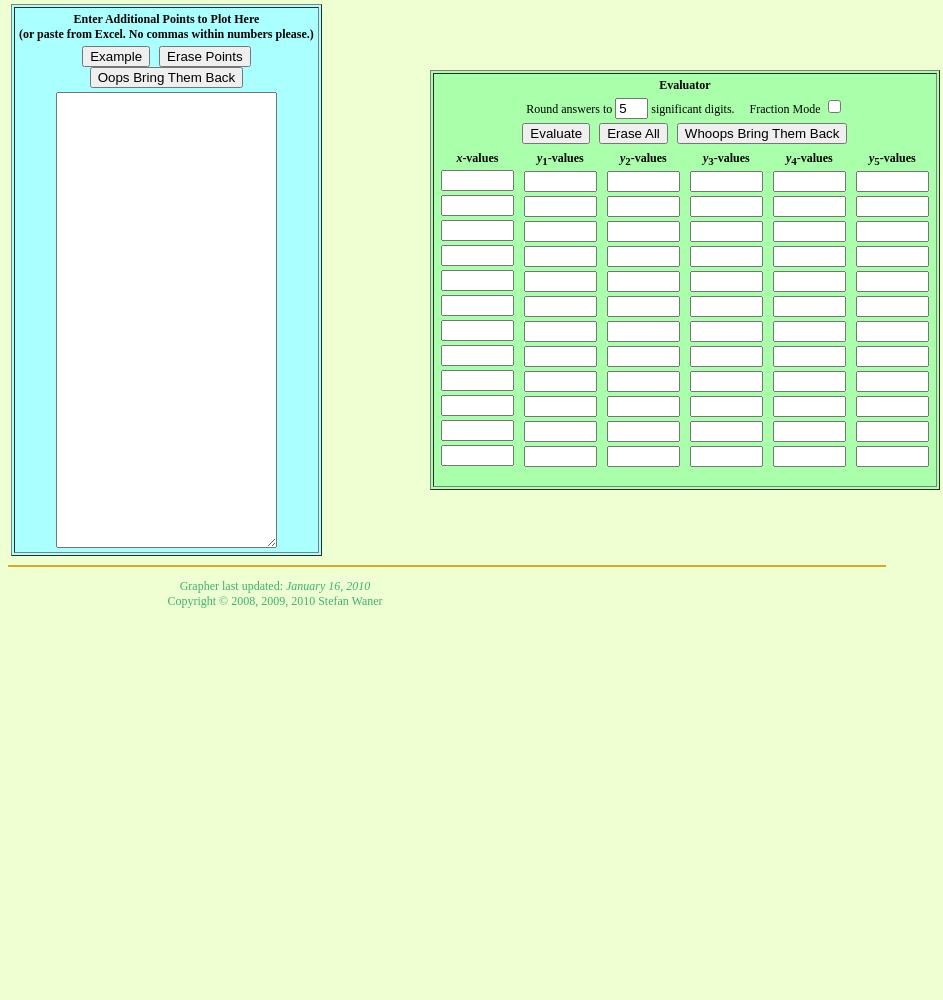  What do you see at coordinates (873, 160) in the screenshot?
I see `'5'` at bounding box center [873, 160].